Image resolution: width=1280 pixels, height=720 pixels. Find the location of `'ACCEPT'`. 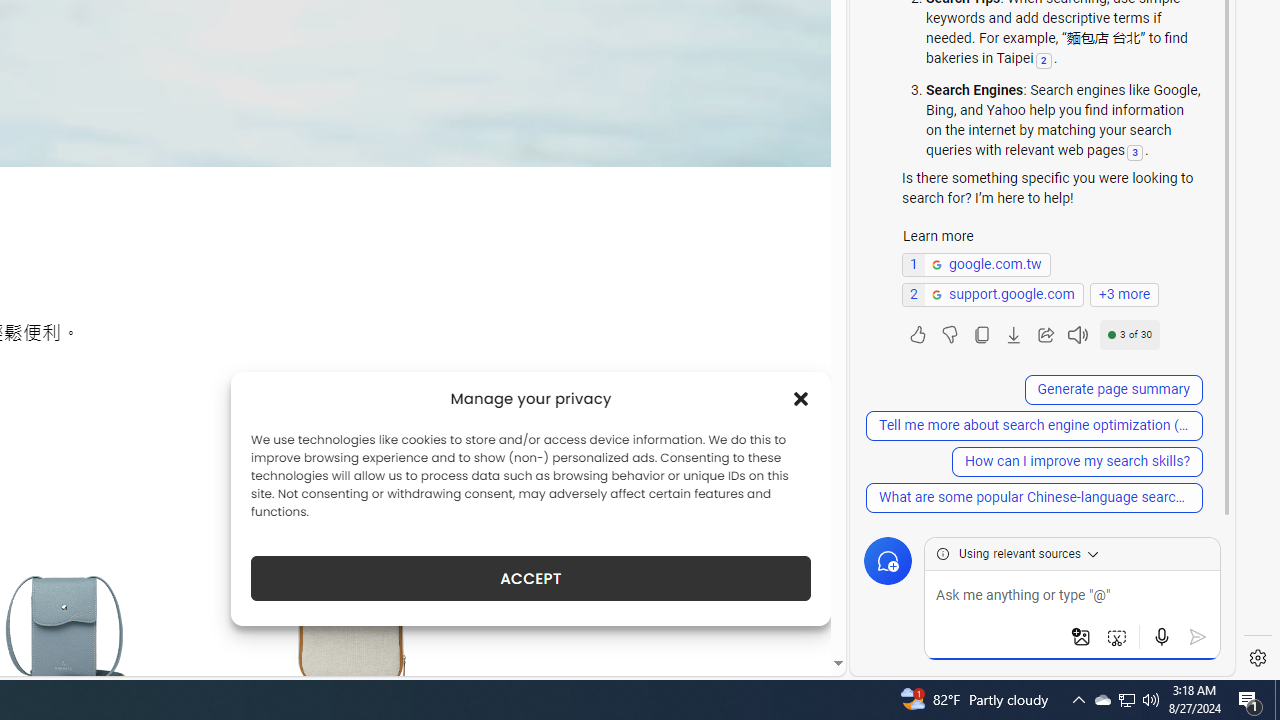

'ACCEPT' is located at coordinates (531, 578).